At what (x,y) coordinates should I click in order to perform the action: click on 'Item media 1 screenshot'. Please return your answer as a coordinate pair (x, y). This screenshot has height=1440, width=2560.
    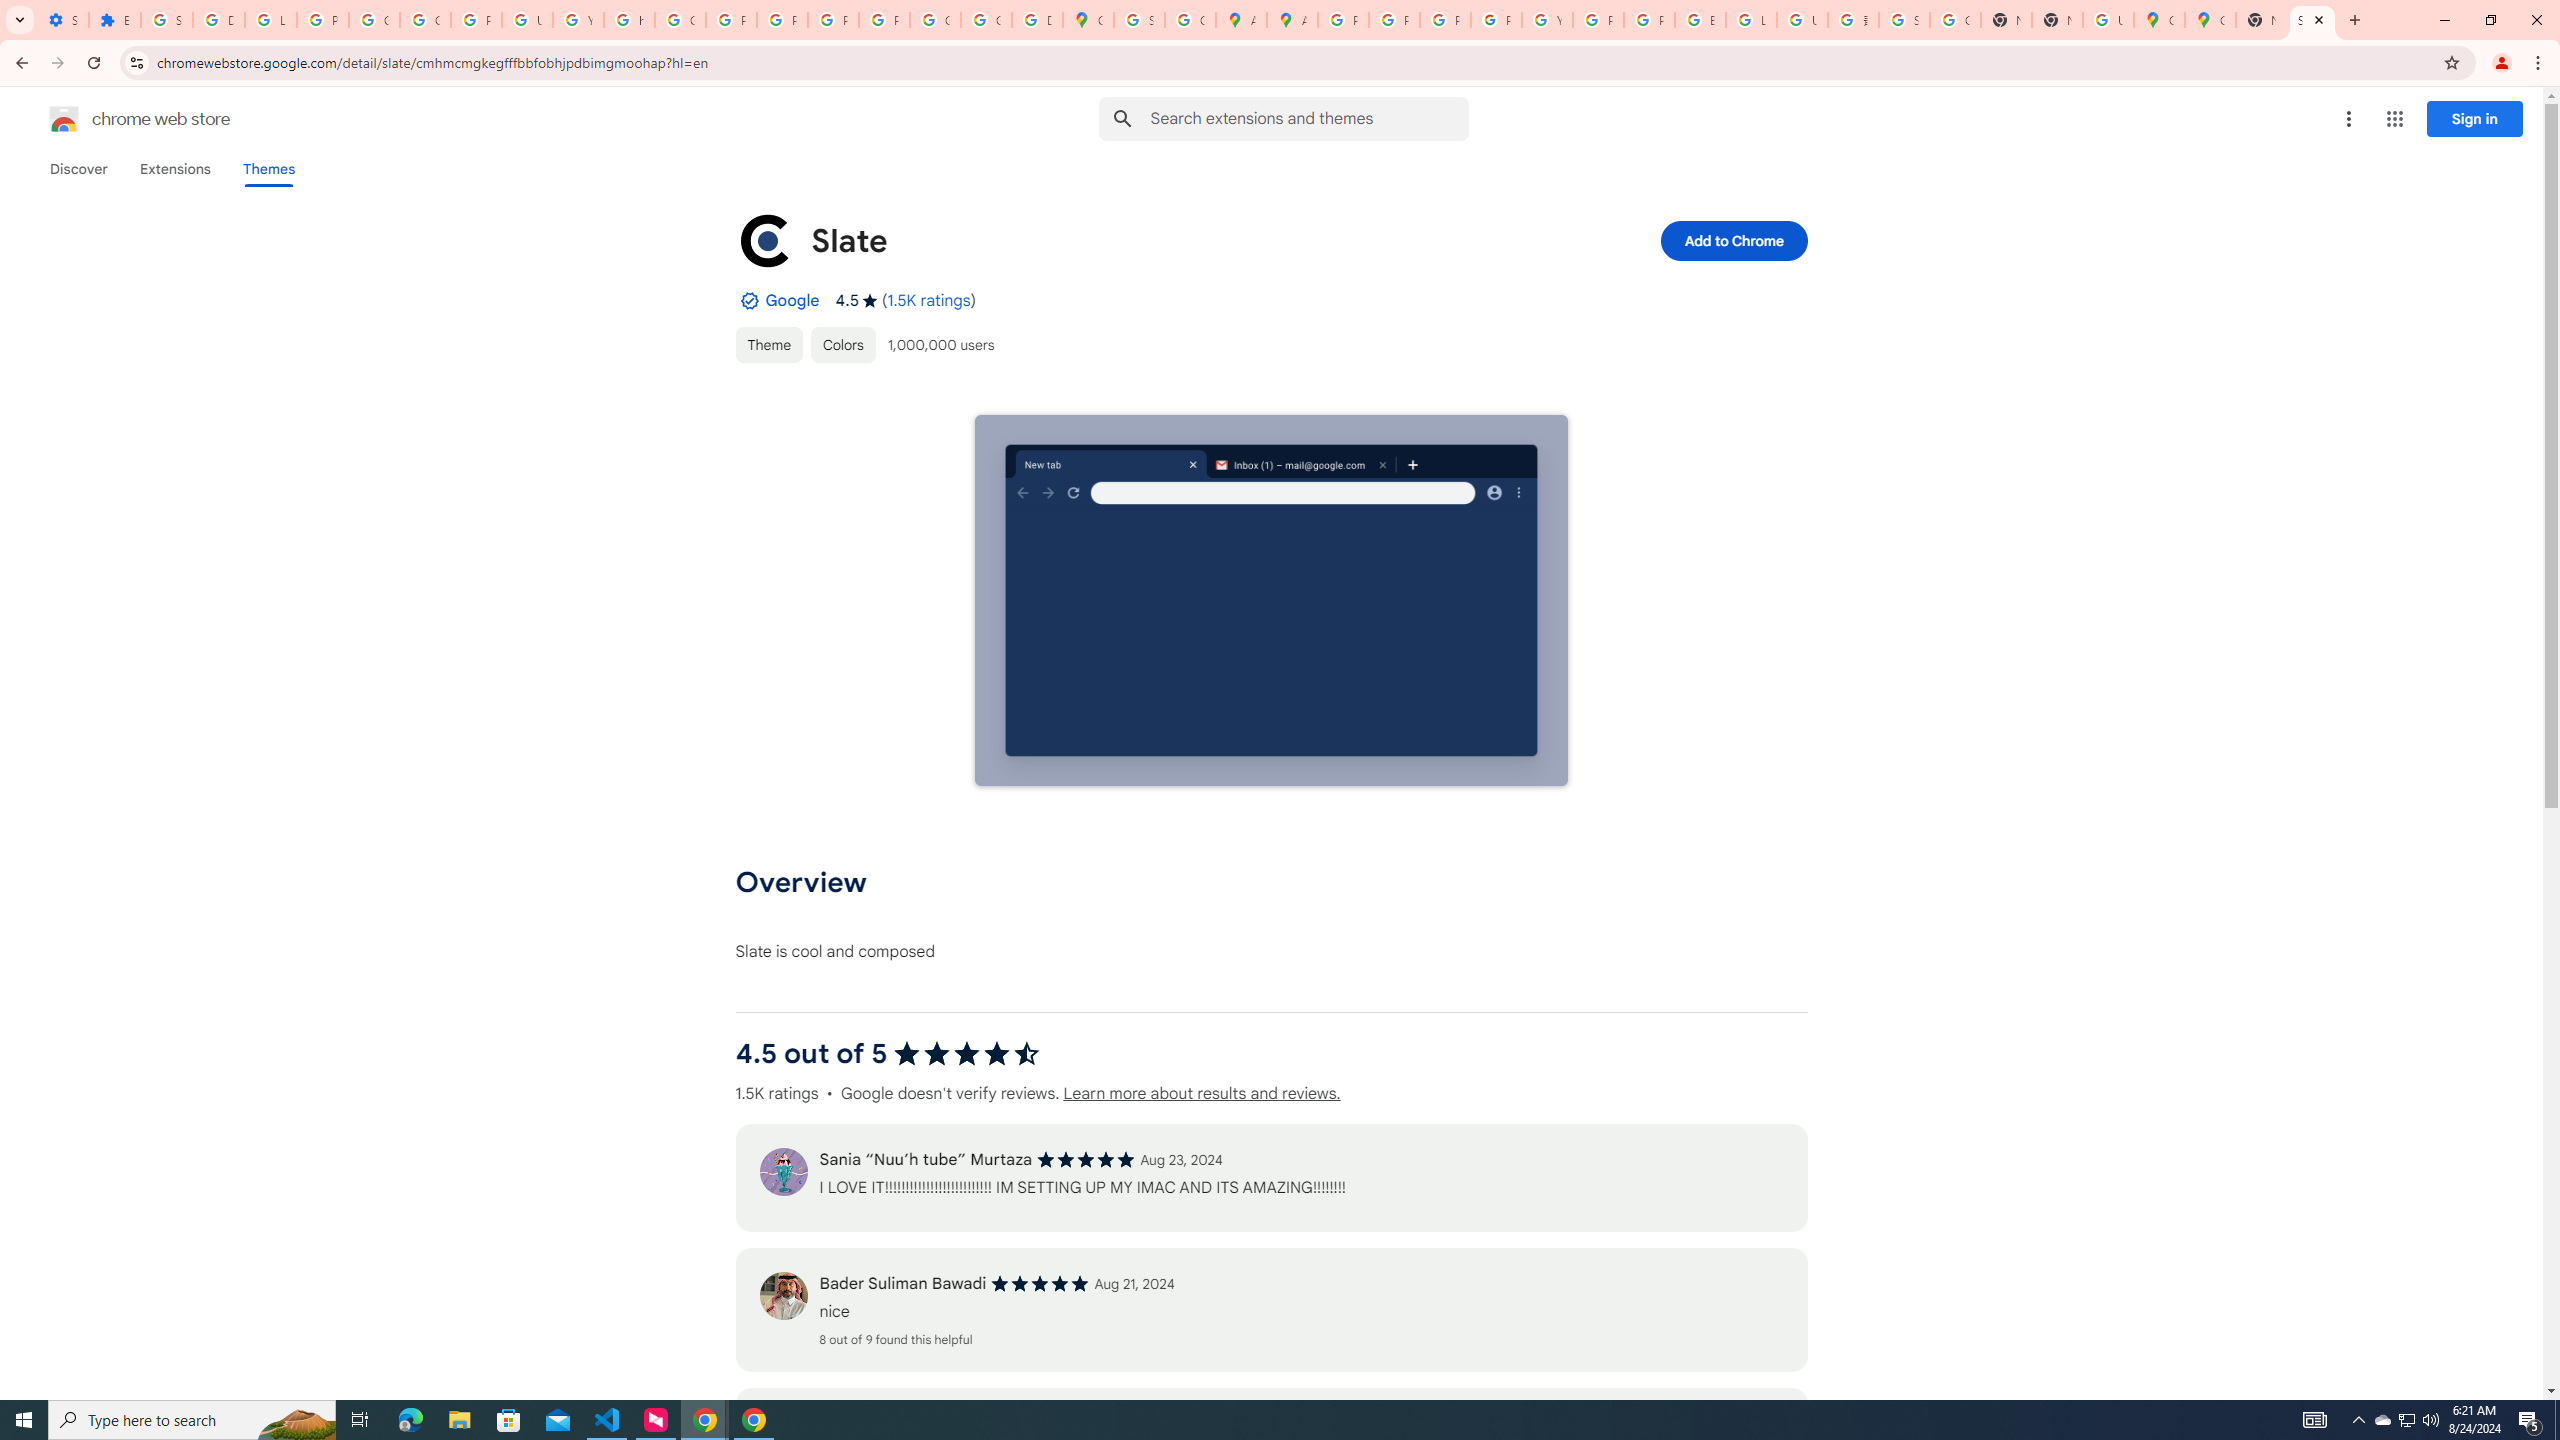
    Looking at the image, I should click on (1271, 600).